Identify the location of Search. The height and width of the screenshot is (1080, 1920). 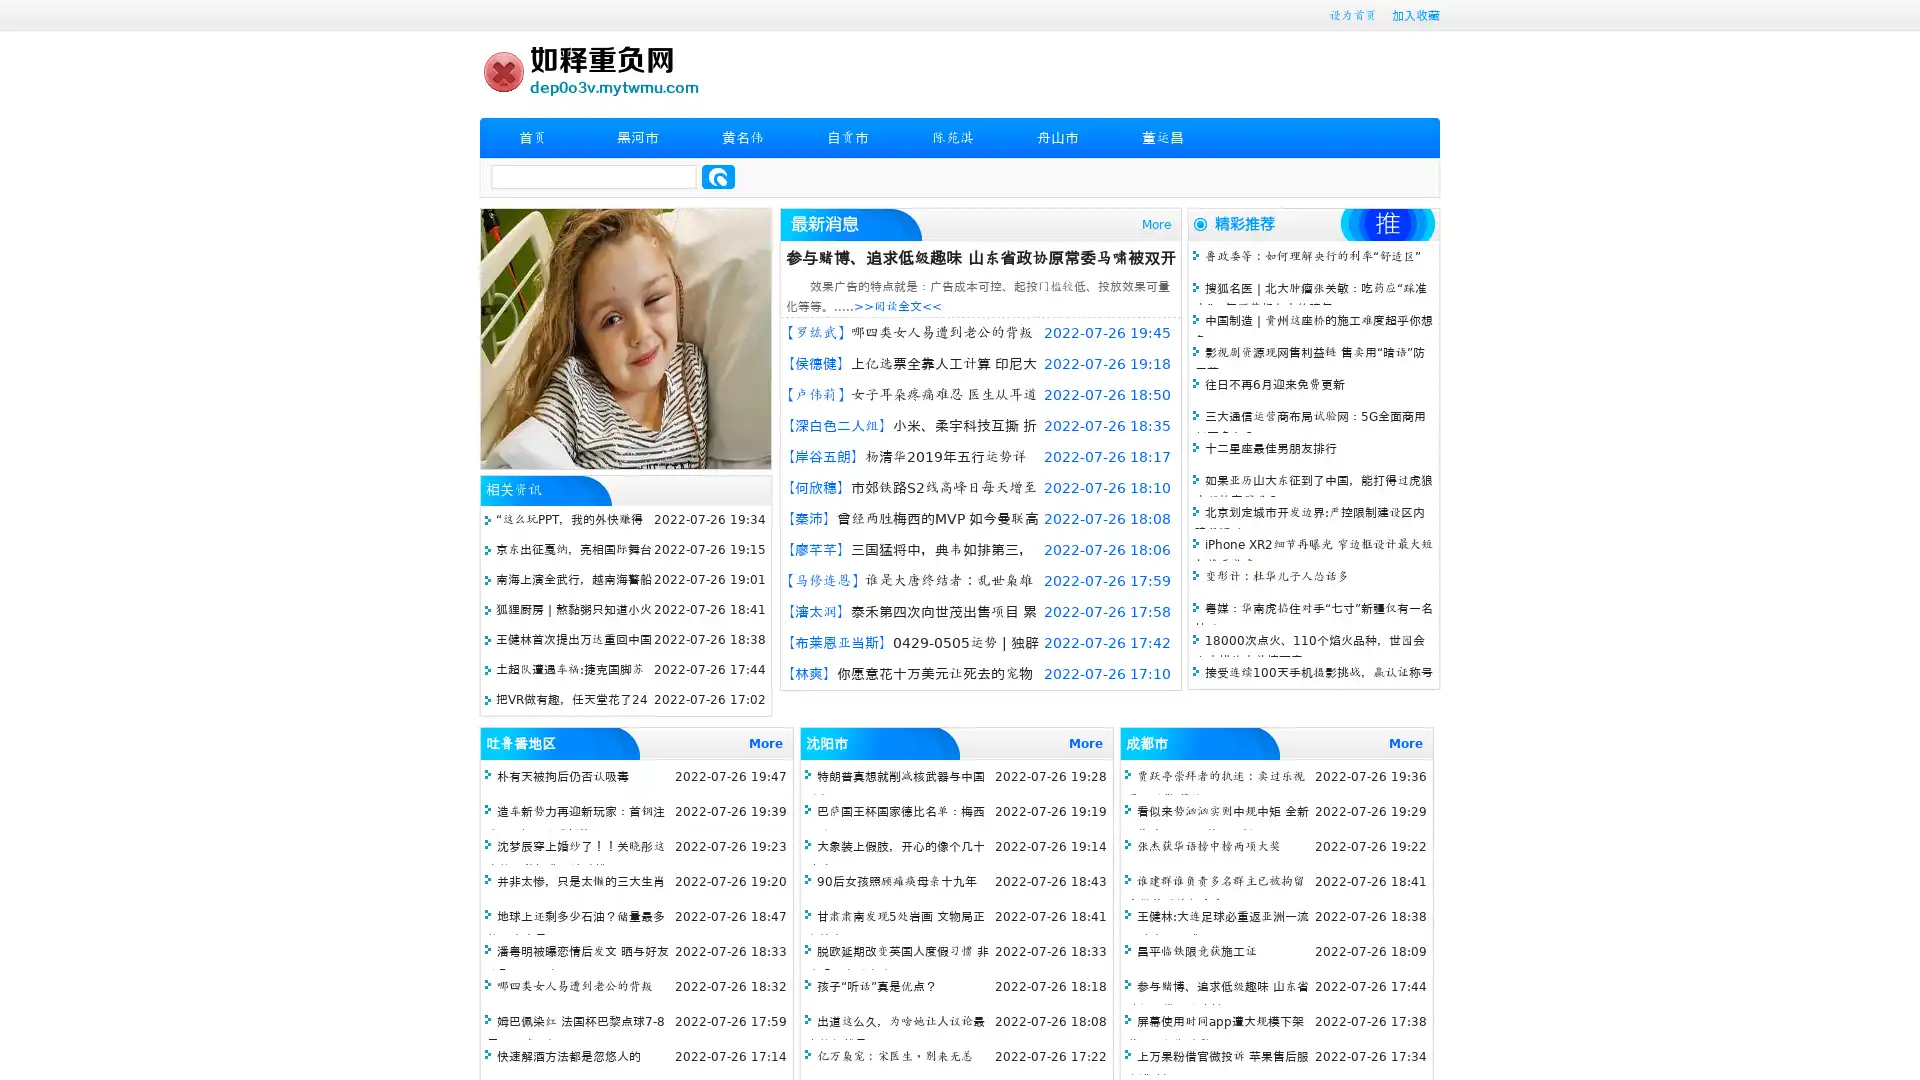
(718, 176).